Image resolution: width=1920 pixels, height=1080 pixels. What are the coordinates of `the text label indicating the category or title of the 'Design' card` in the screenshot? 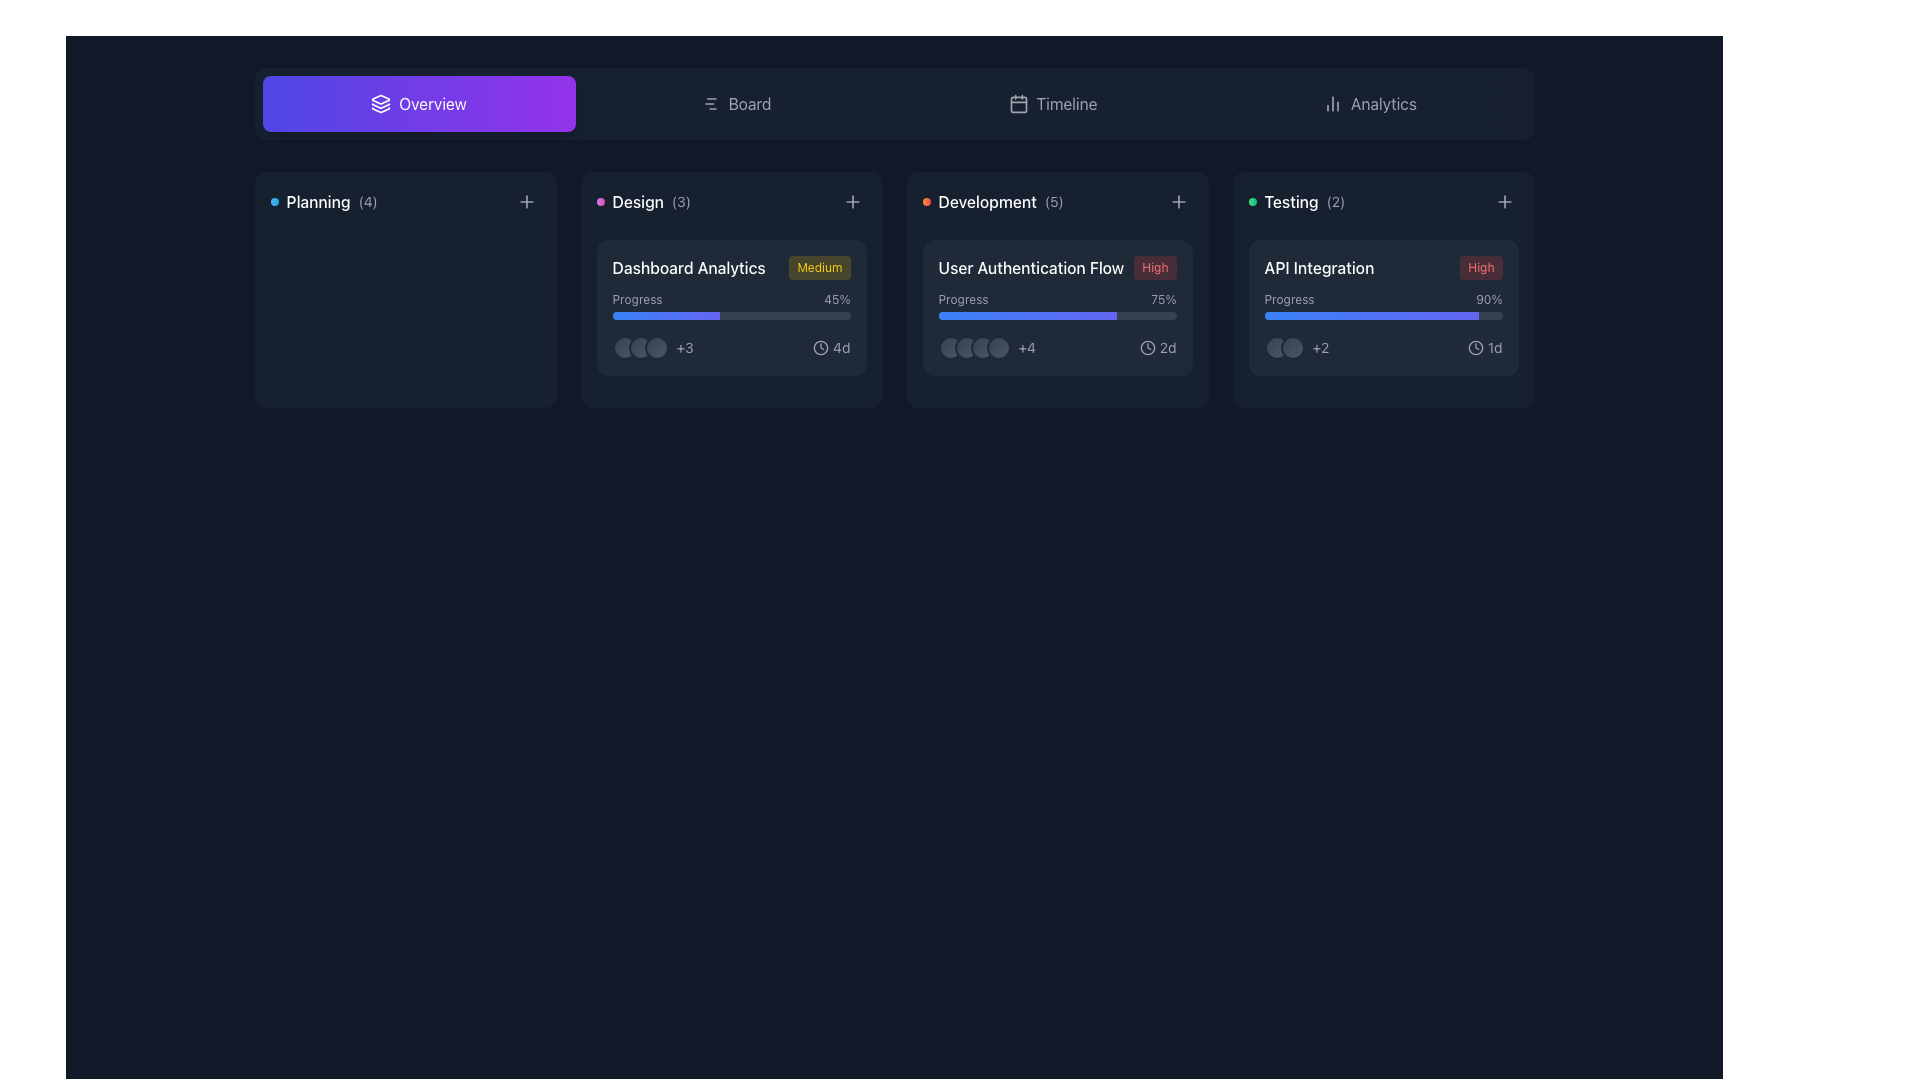 It's located at (643, 201).